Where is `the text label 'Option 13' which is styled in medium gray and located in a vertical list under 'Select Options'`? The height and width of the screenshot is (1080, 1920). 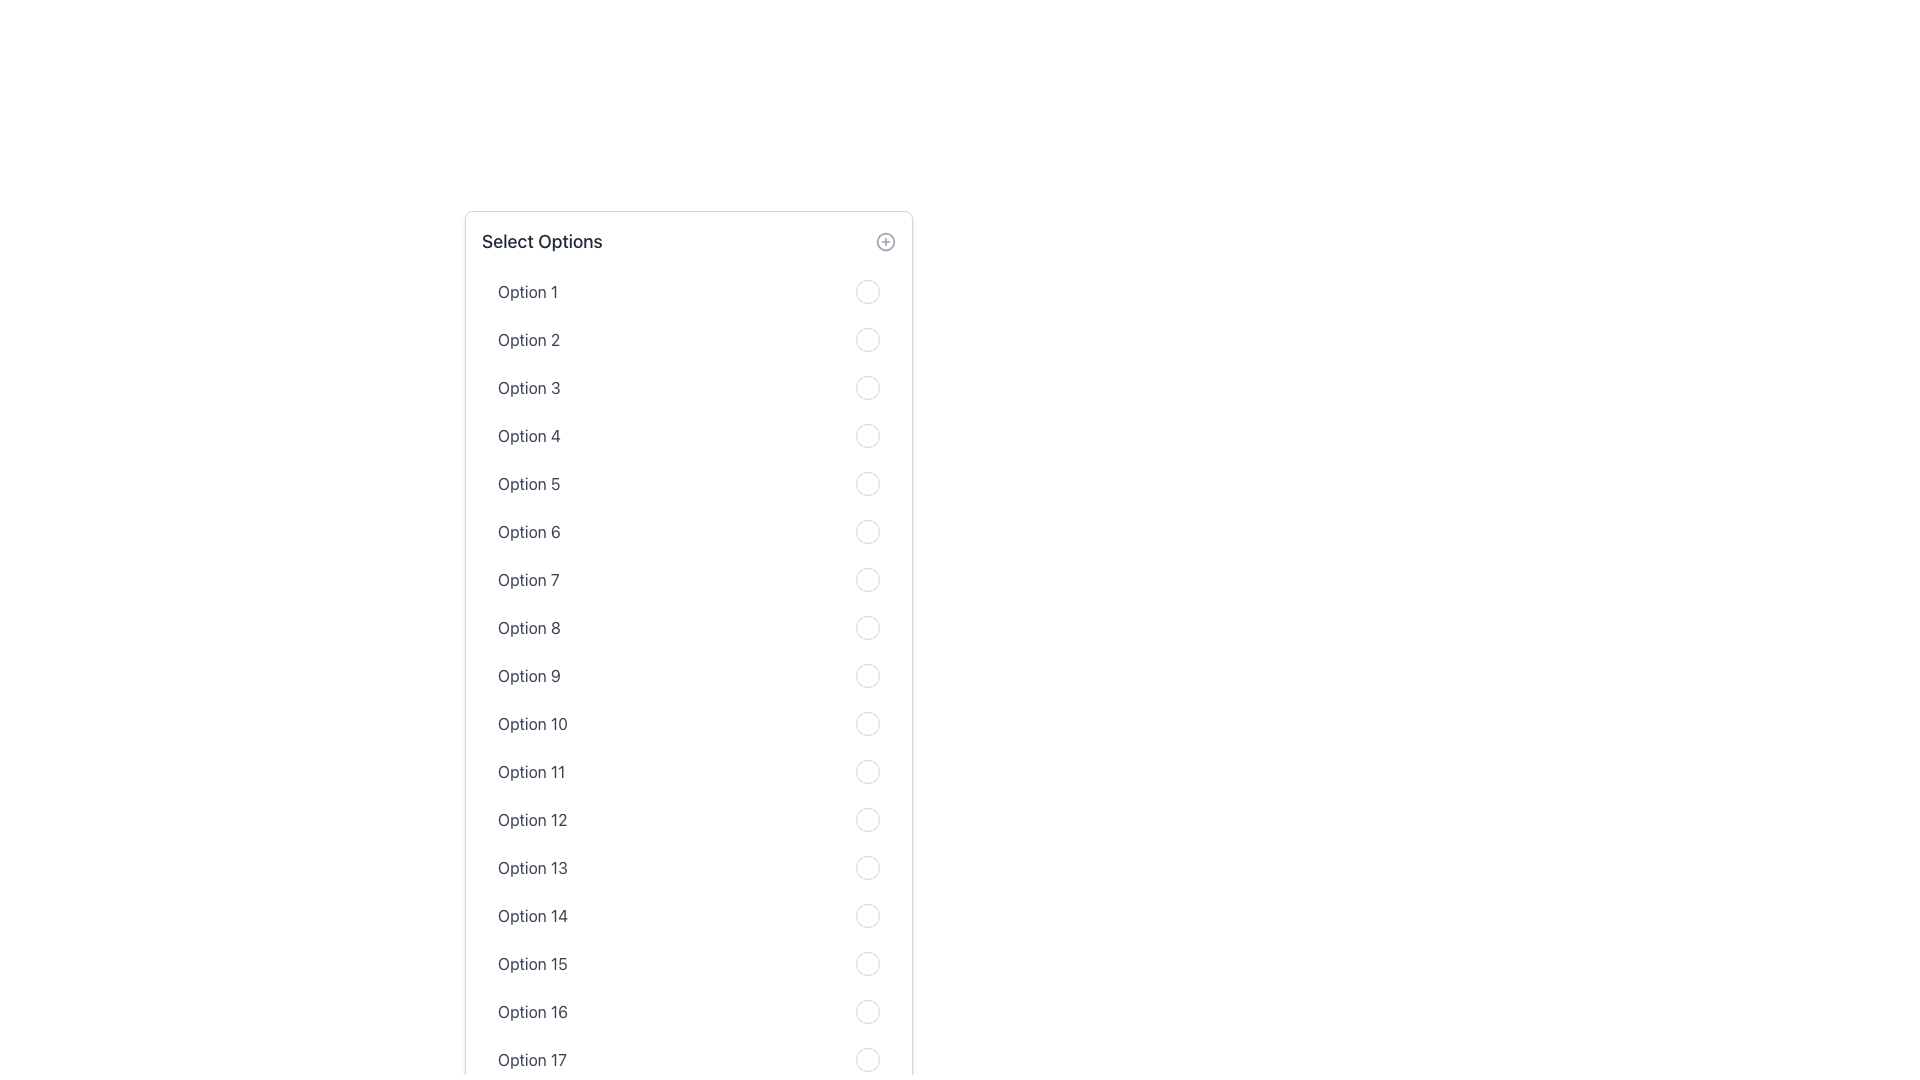
the text label 'Option 13' which is styled in medium gray and located in a vertical list under 'Select Options' is located at coordinates (532, 866).